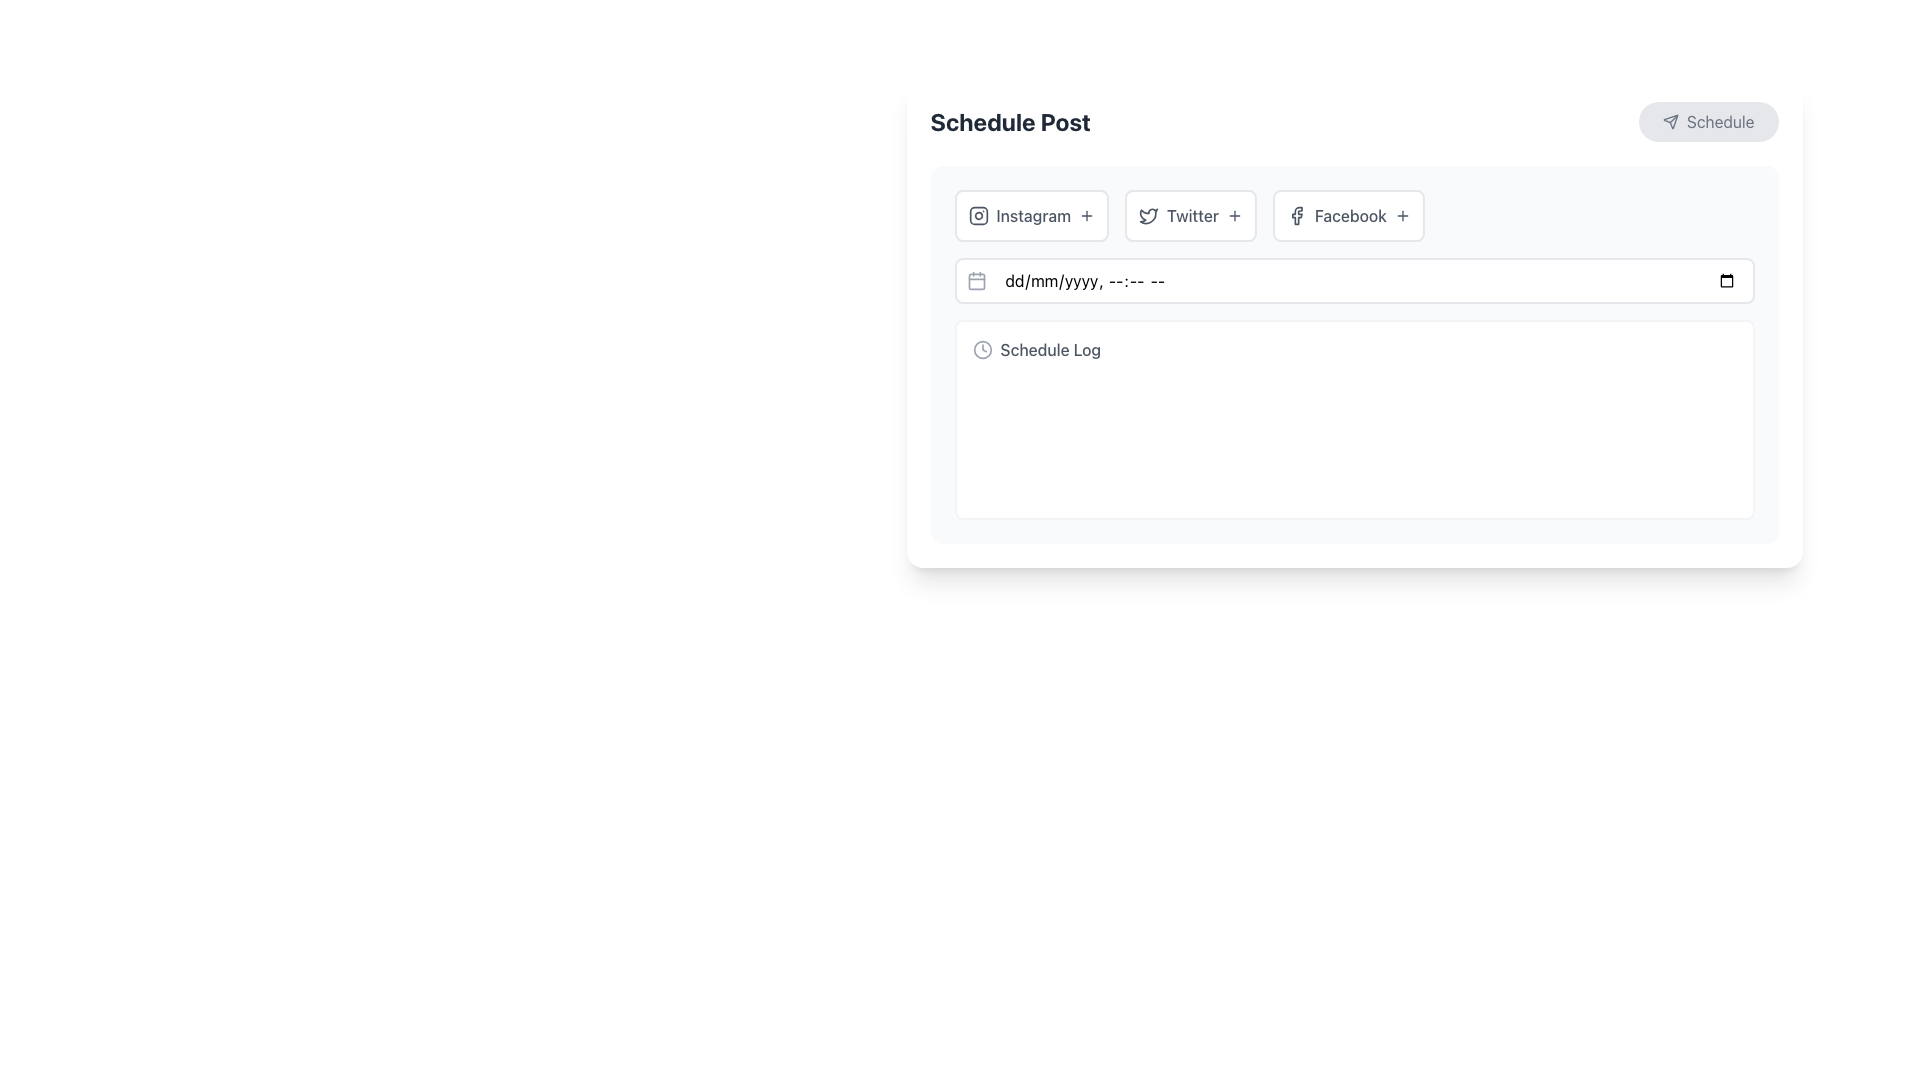 This screenshot has height=1080, width=1920. What do you see at coordinates (1193, 216) in the screenshot?
I see `the 'Twitter' label in the 'Schedule Post' dialog, which is positioned between the 'Instagram' and 'Facebook' labels` at bounding box center [1193, 216].